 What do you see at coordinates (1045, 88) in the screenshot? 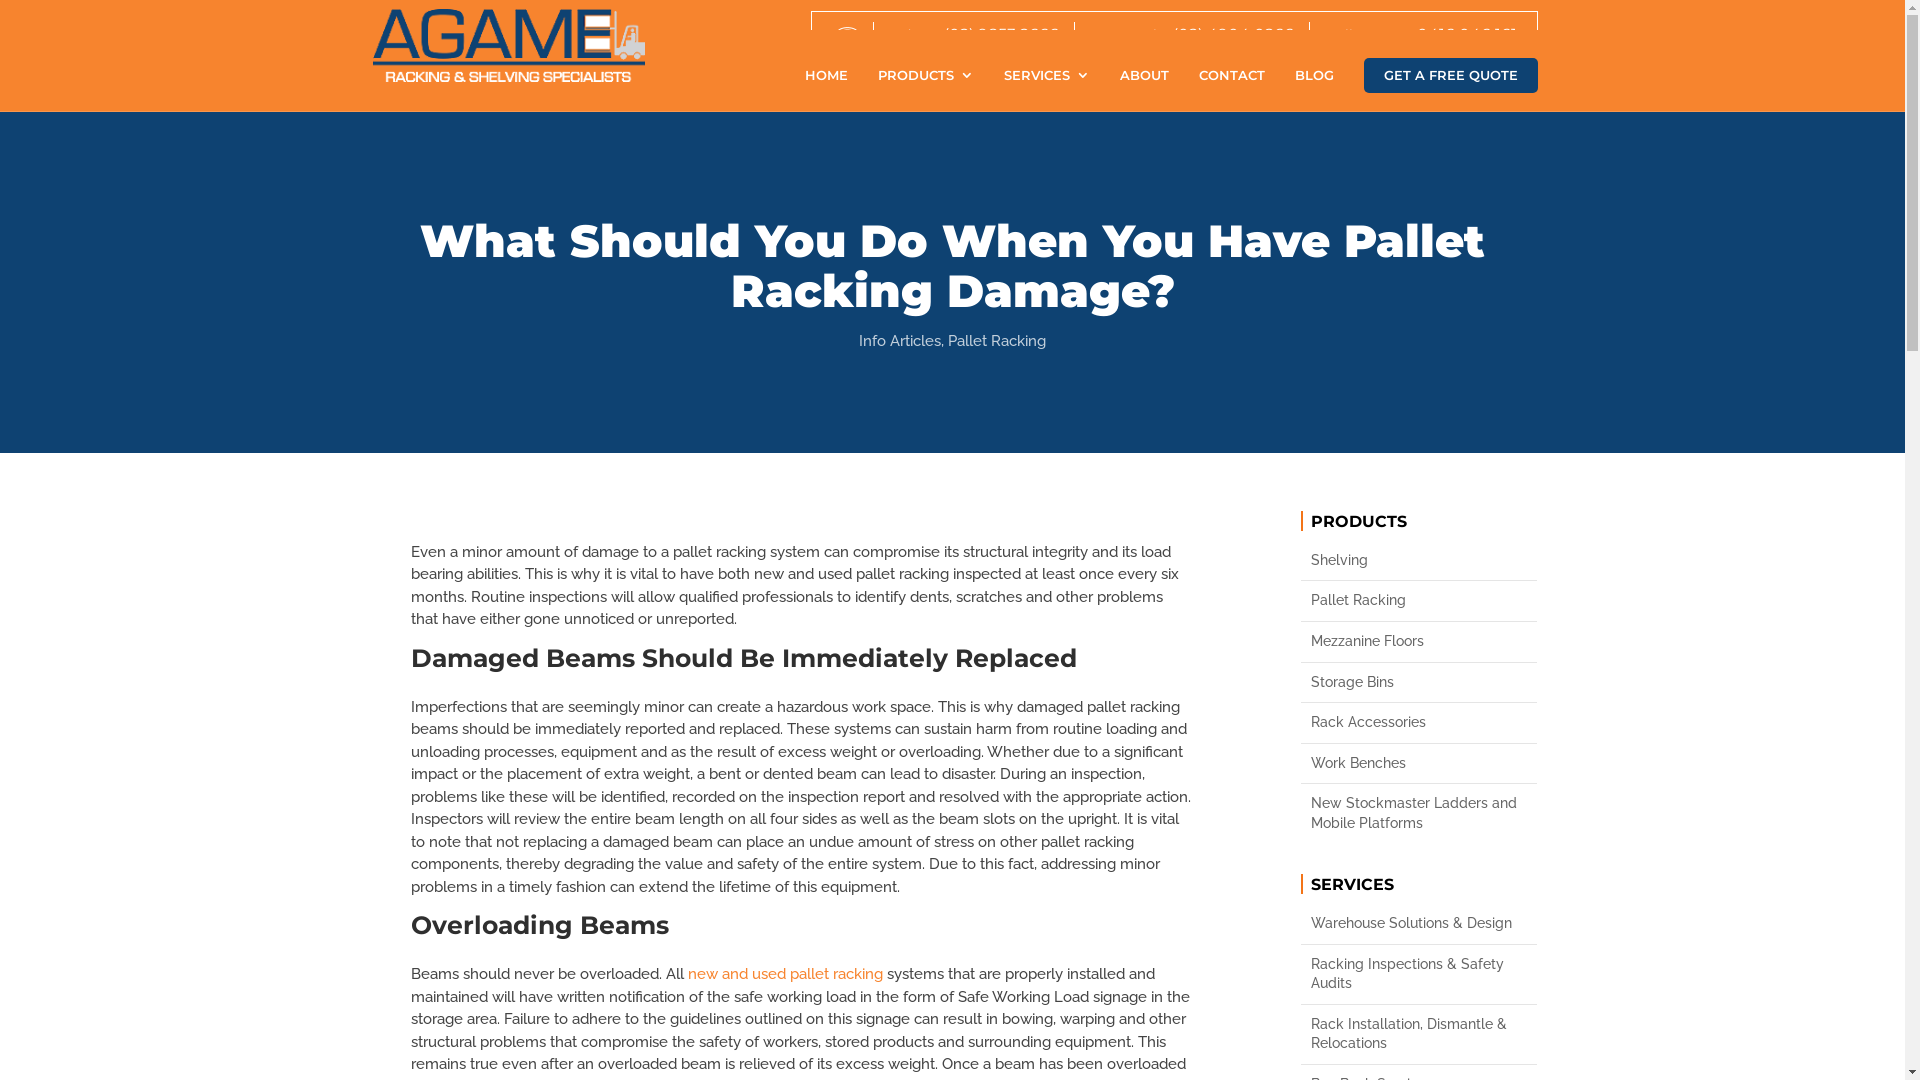
I see `'SERVICES'` at bounding box center [1045, 88].